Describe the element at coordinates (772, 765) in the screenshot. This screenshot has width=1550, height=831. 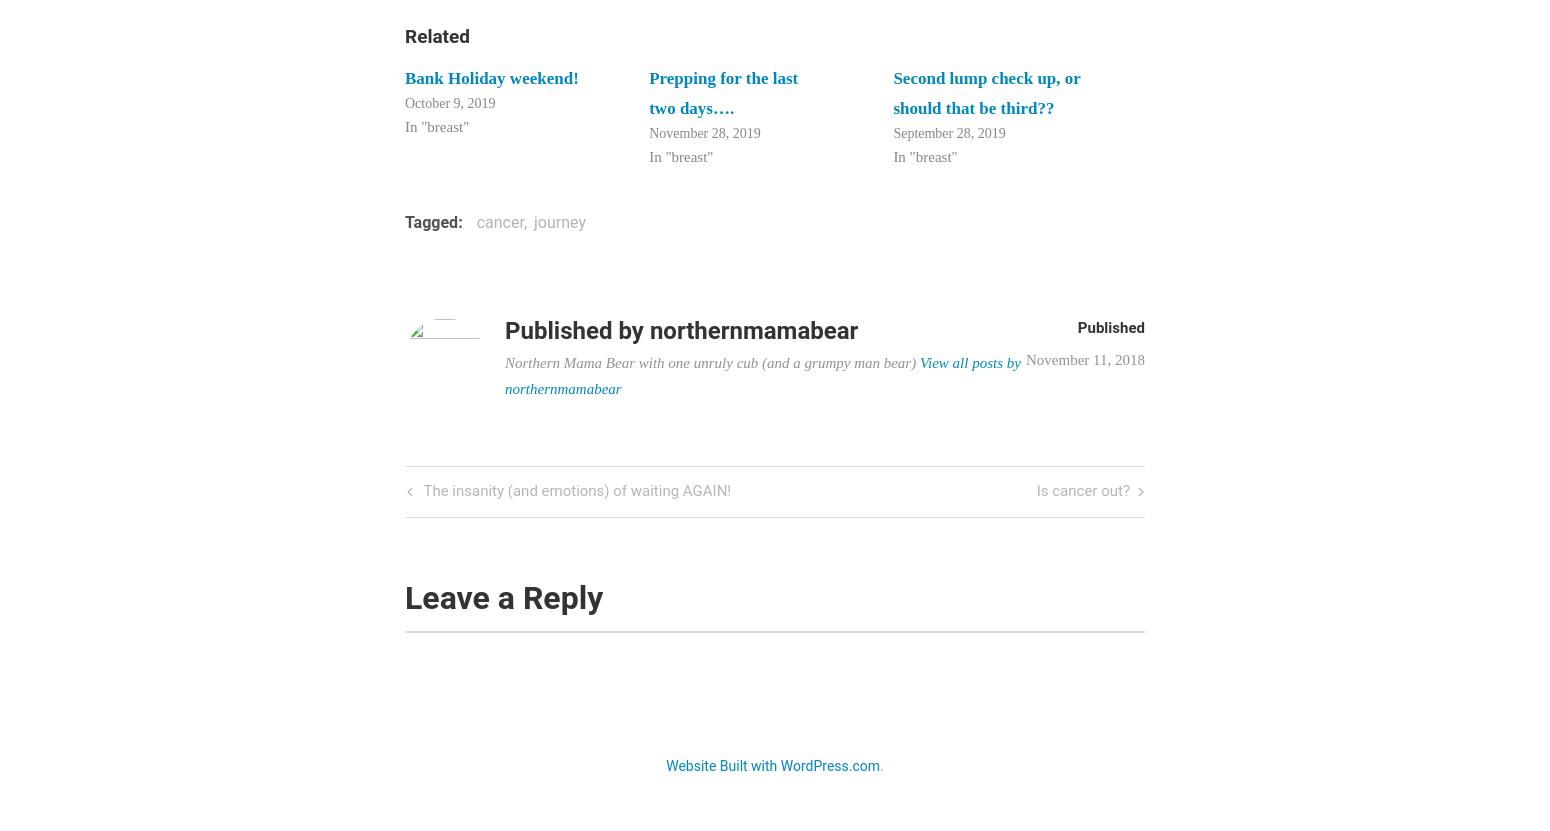
I see `'Website Built with WordPress.com'` at that location.